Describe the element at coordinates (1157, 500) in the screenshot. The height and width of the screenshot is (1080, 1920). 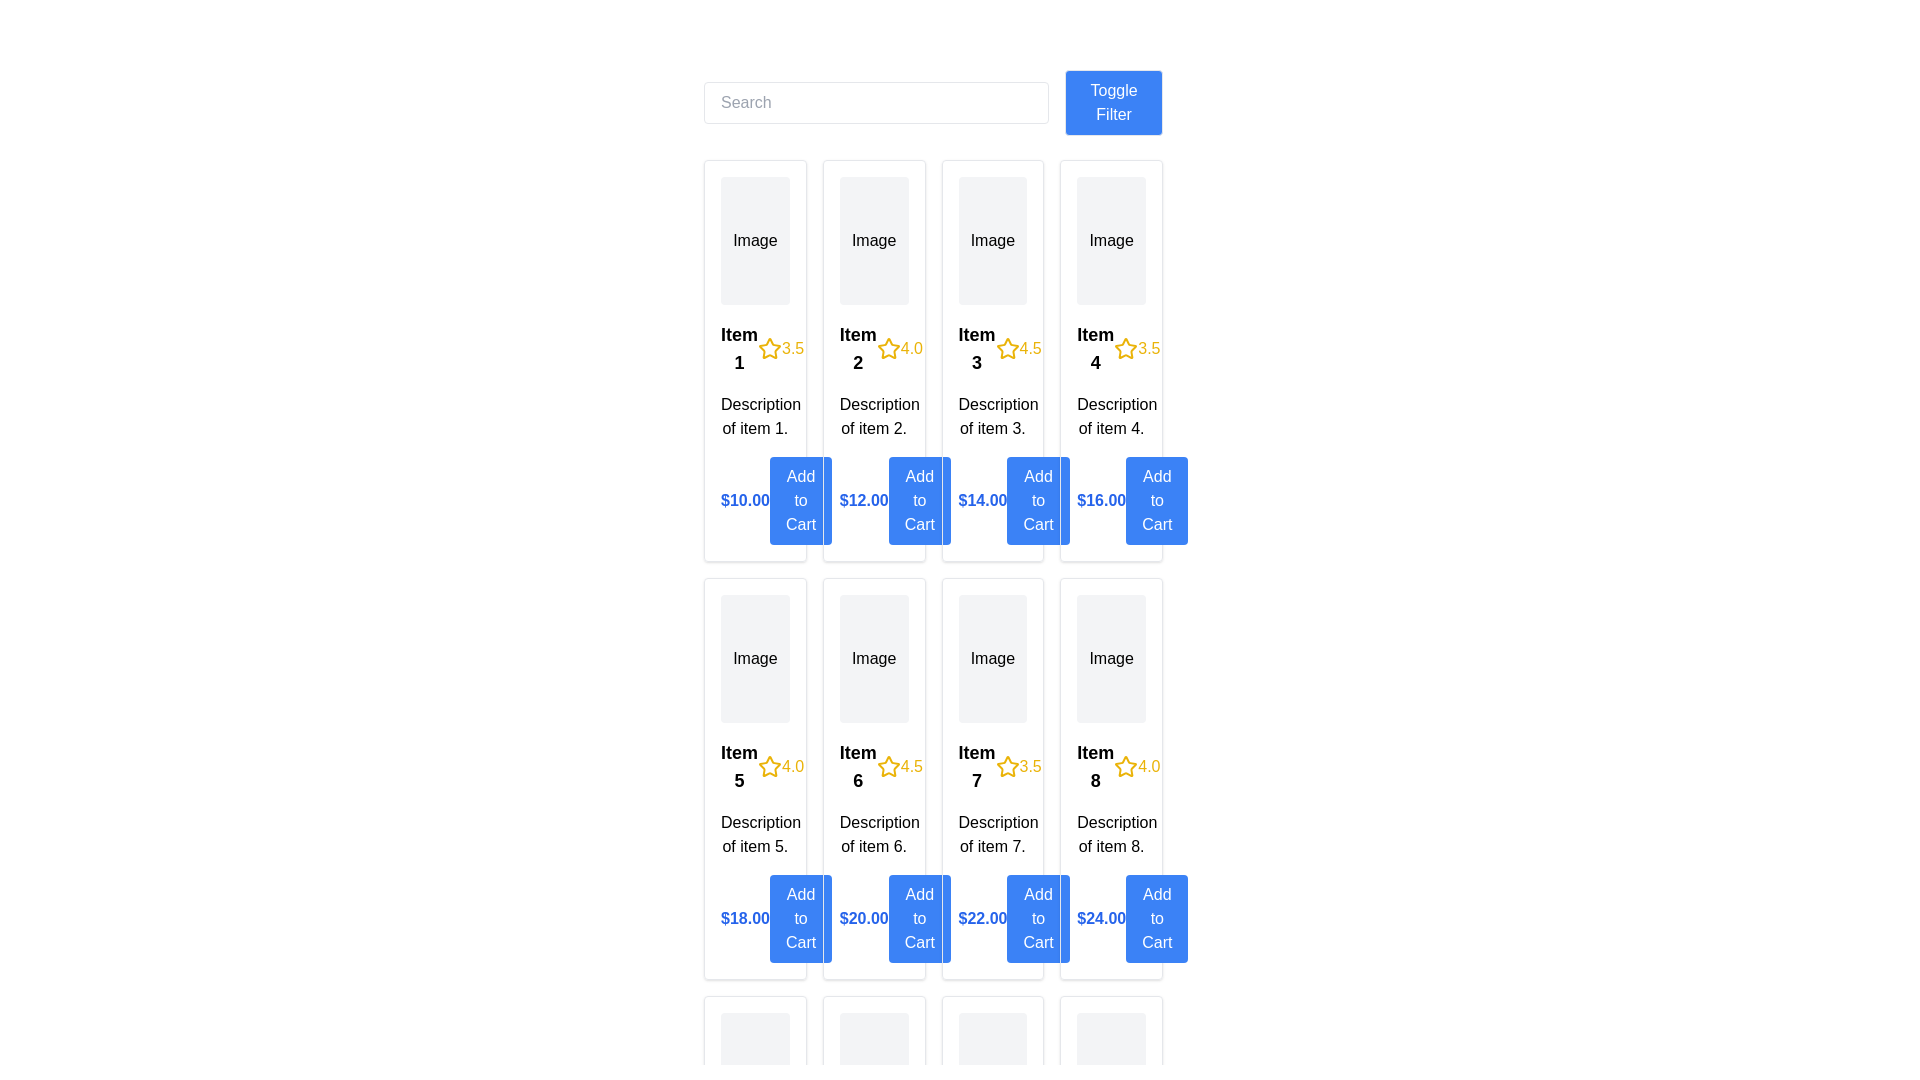
I see `the button in the fourth column of the first row` at that location.